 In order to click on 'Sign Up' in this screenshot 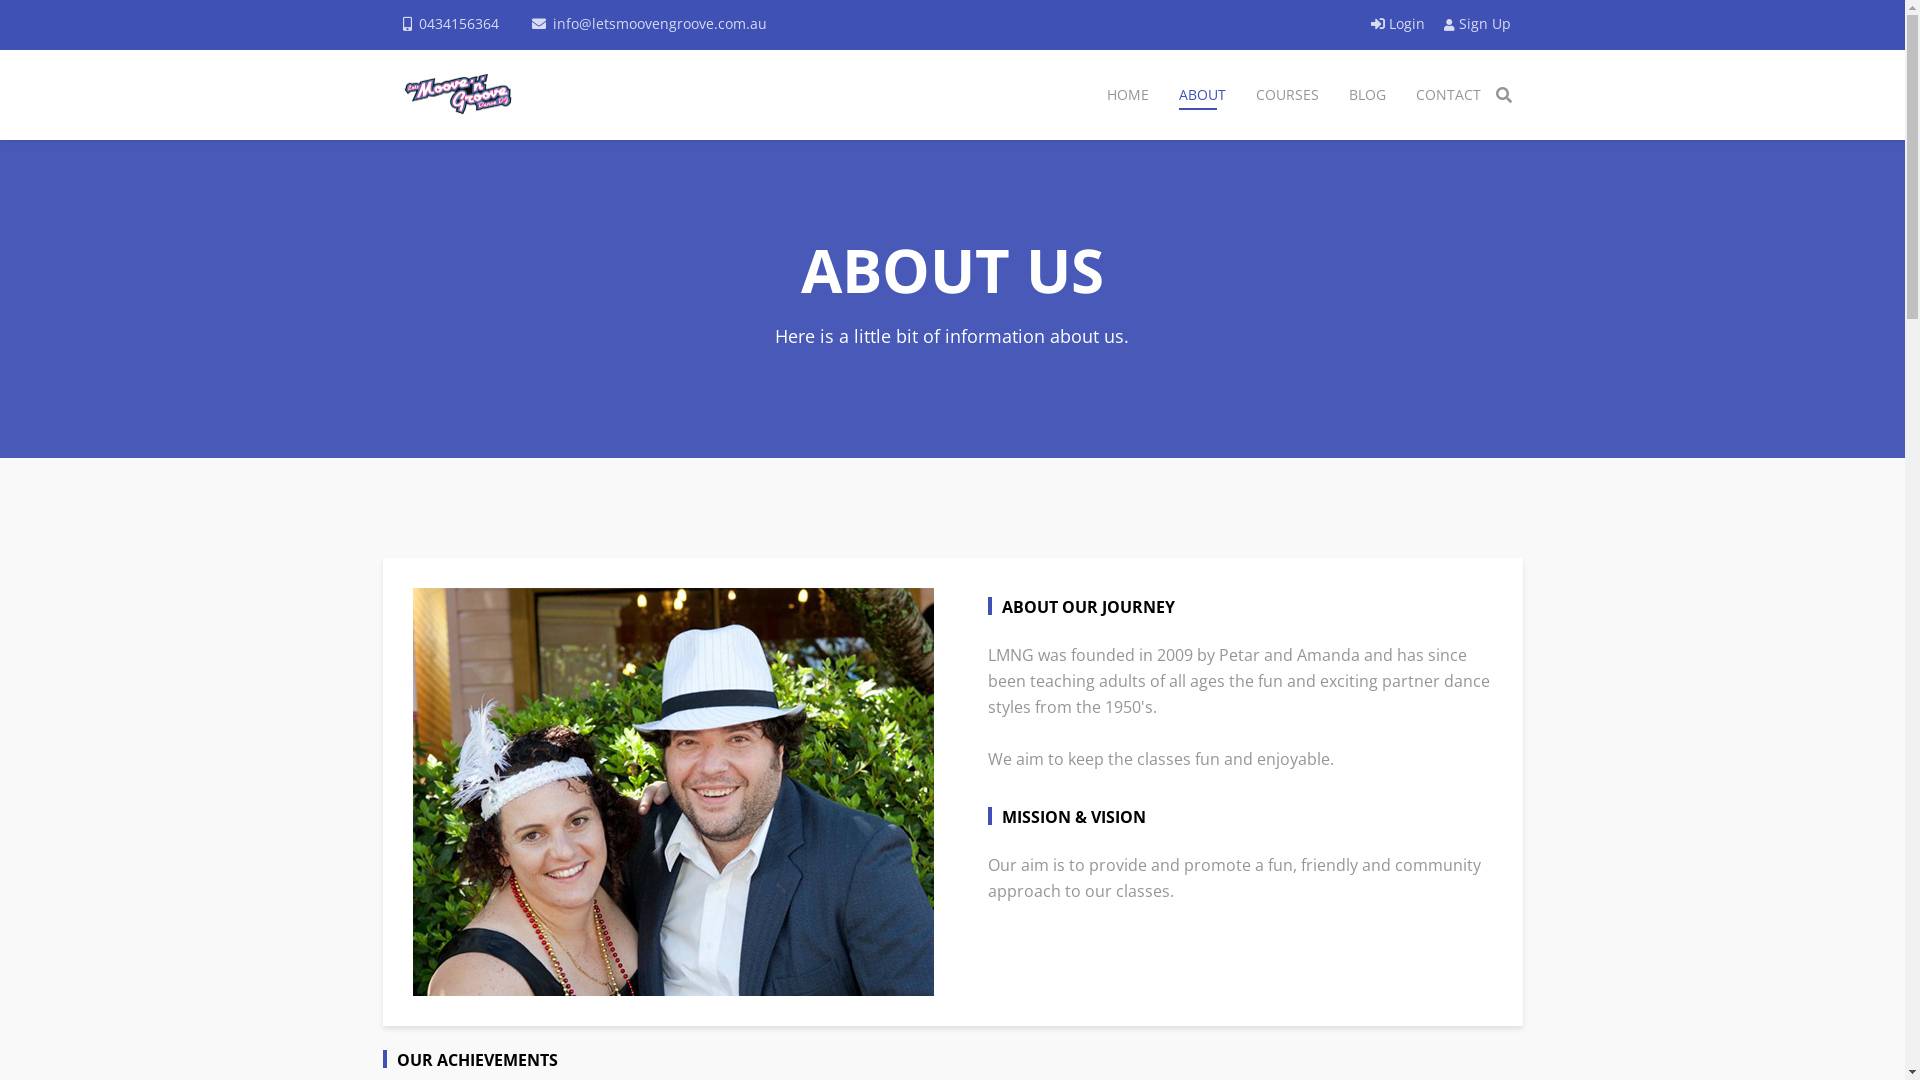, I will do `click(1477, 23)`.